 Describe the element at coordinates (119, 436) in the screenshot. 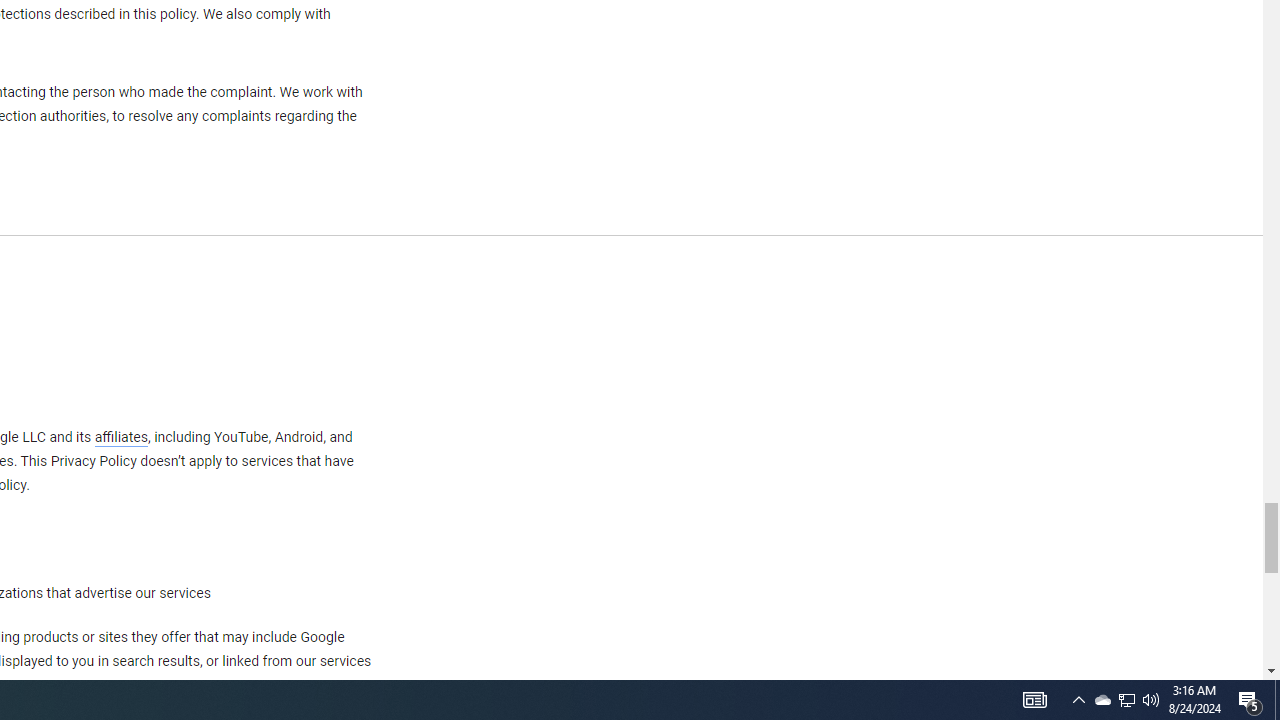

I see `'affiliates'` at that location.